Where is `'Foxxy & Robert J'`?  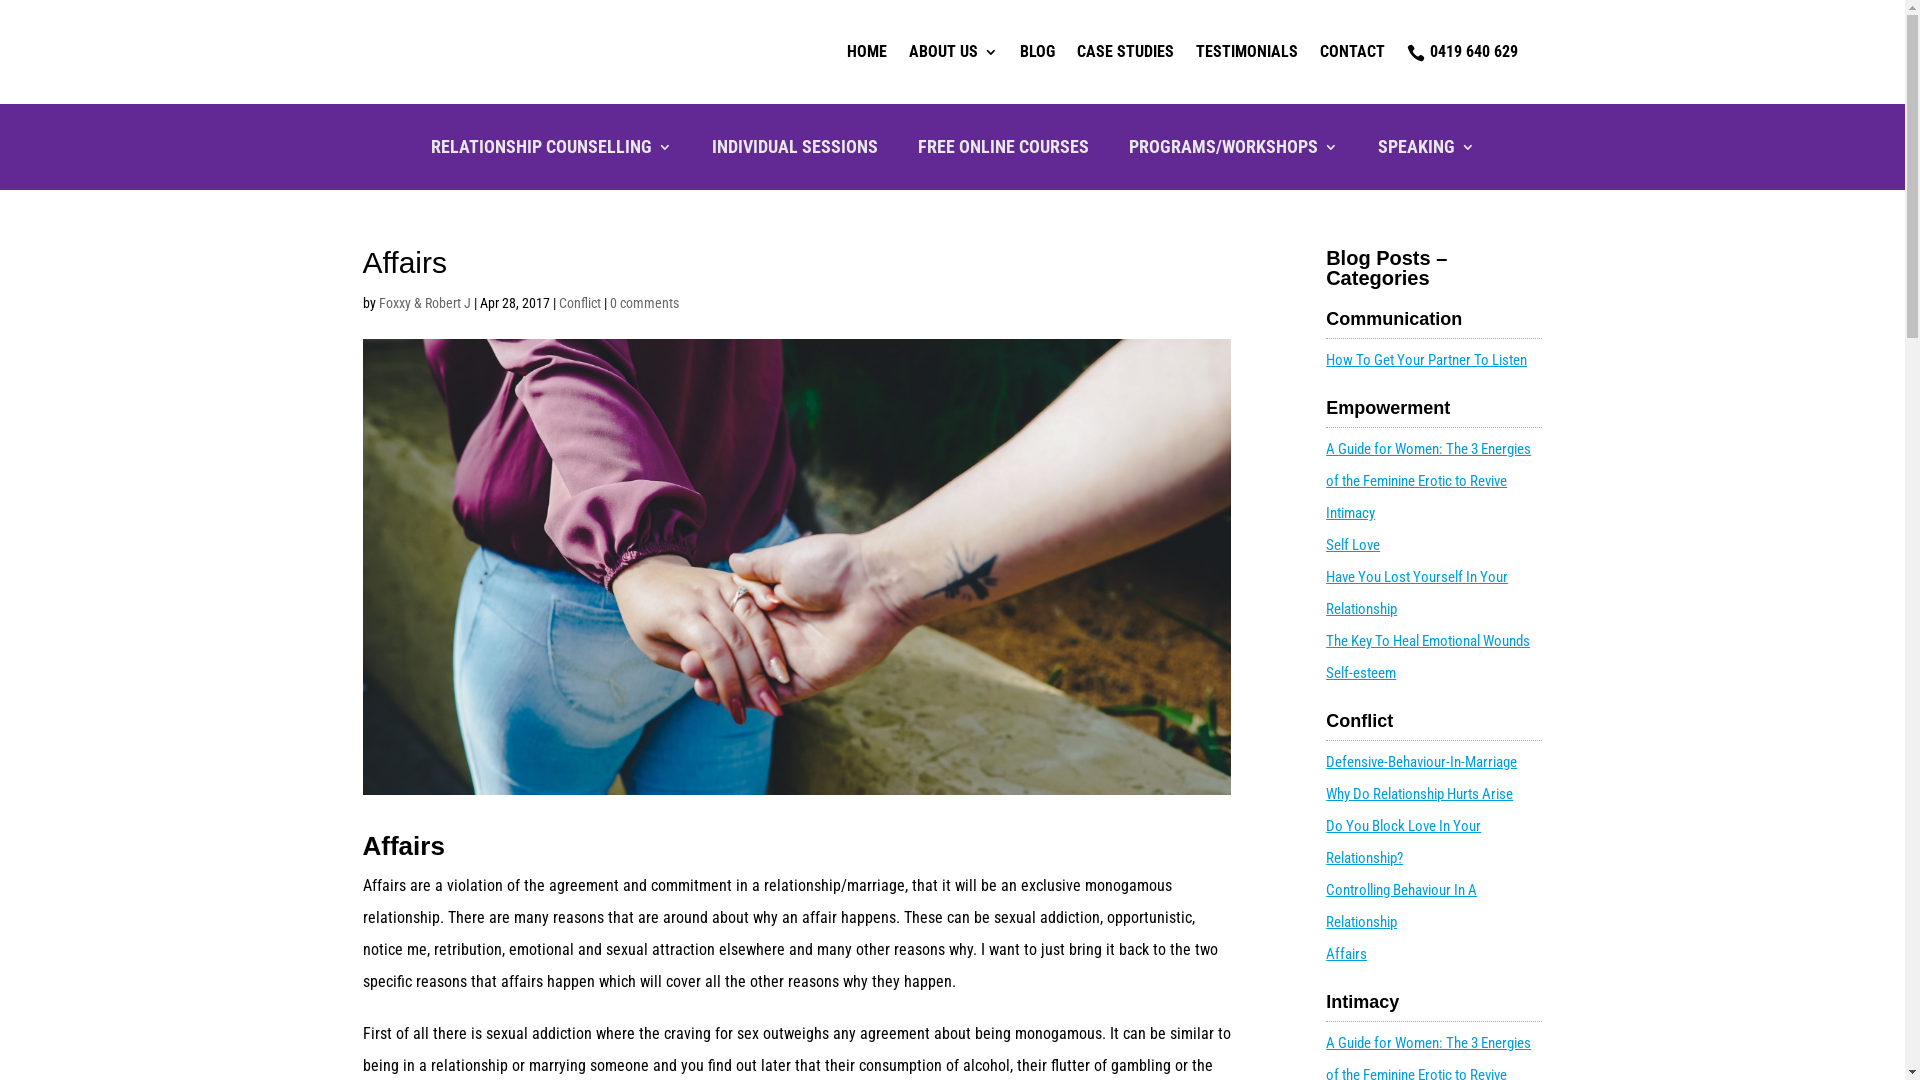
'Foxxy & Robert J' is located at coordinates (422, 303).